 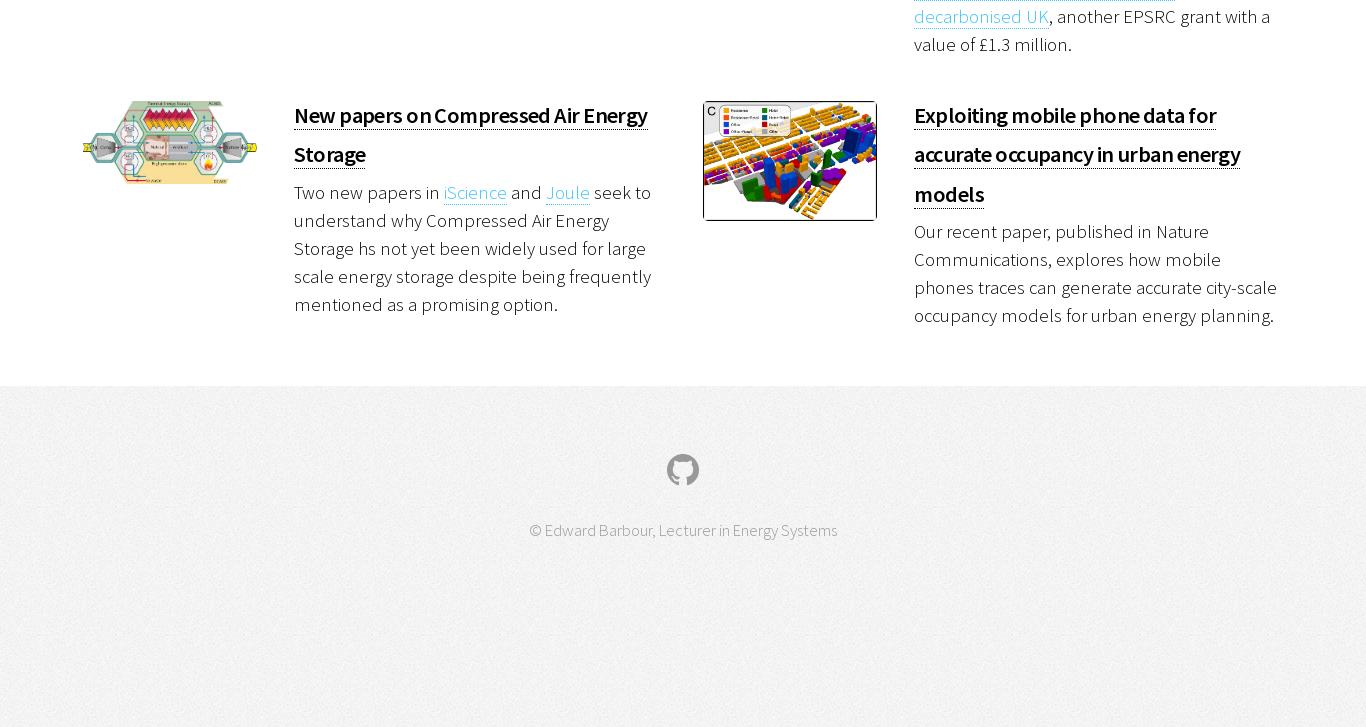 What do you see at coordinates (1090, 29) in the screenshot?
I see `', another EPSRC grant with a value of £1.3 million.'` at bounding box center [1090, 29].